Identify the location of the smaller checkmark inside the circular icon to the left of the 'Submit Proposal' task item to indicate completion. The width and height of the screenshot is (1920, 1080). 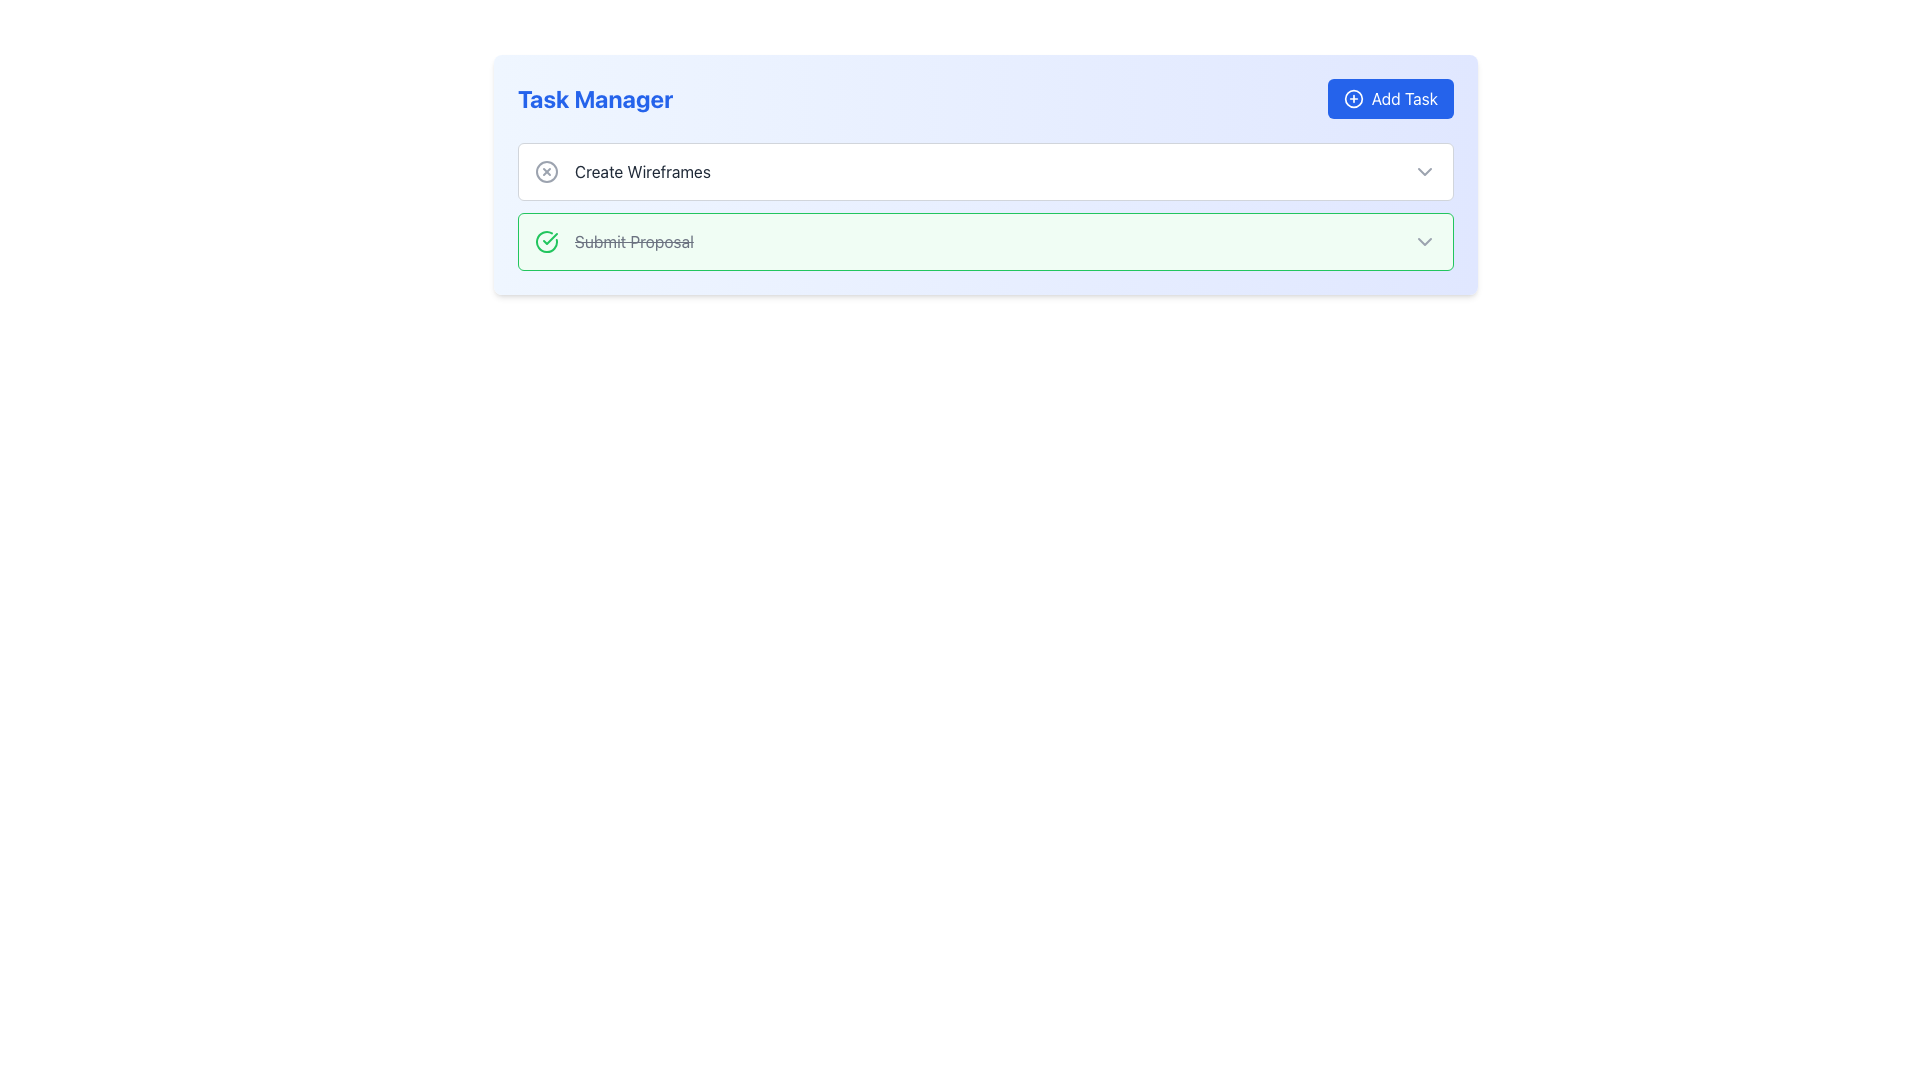
(550, 238).